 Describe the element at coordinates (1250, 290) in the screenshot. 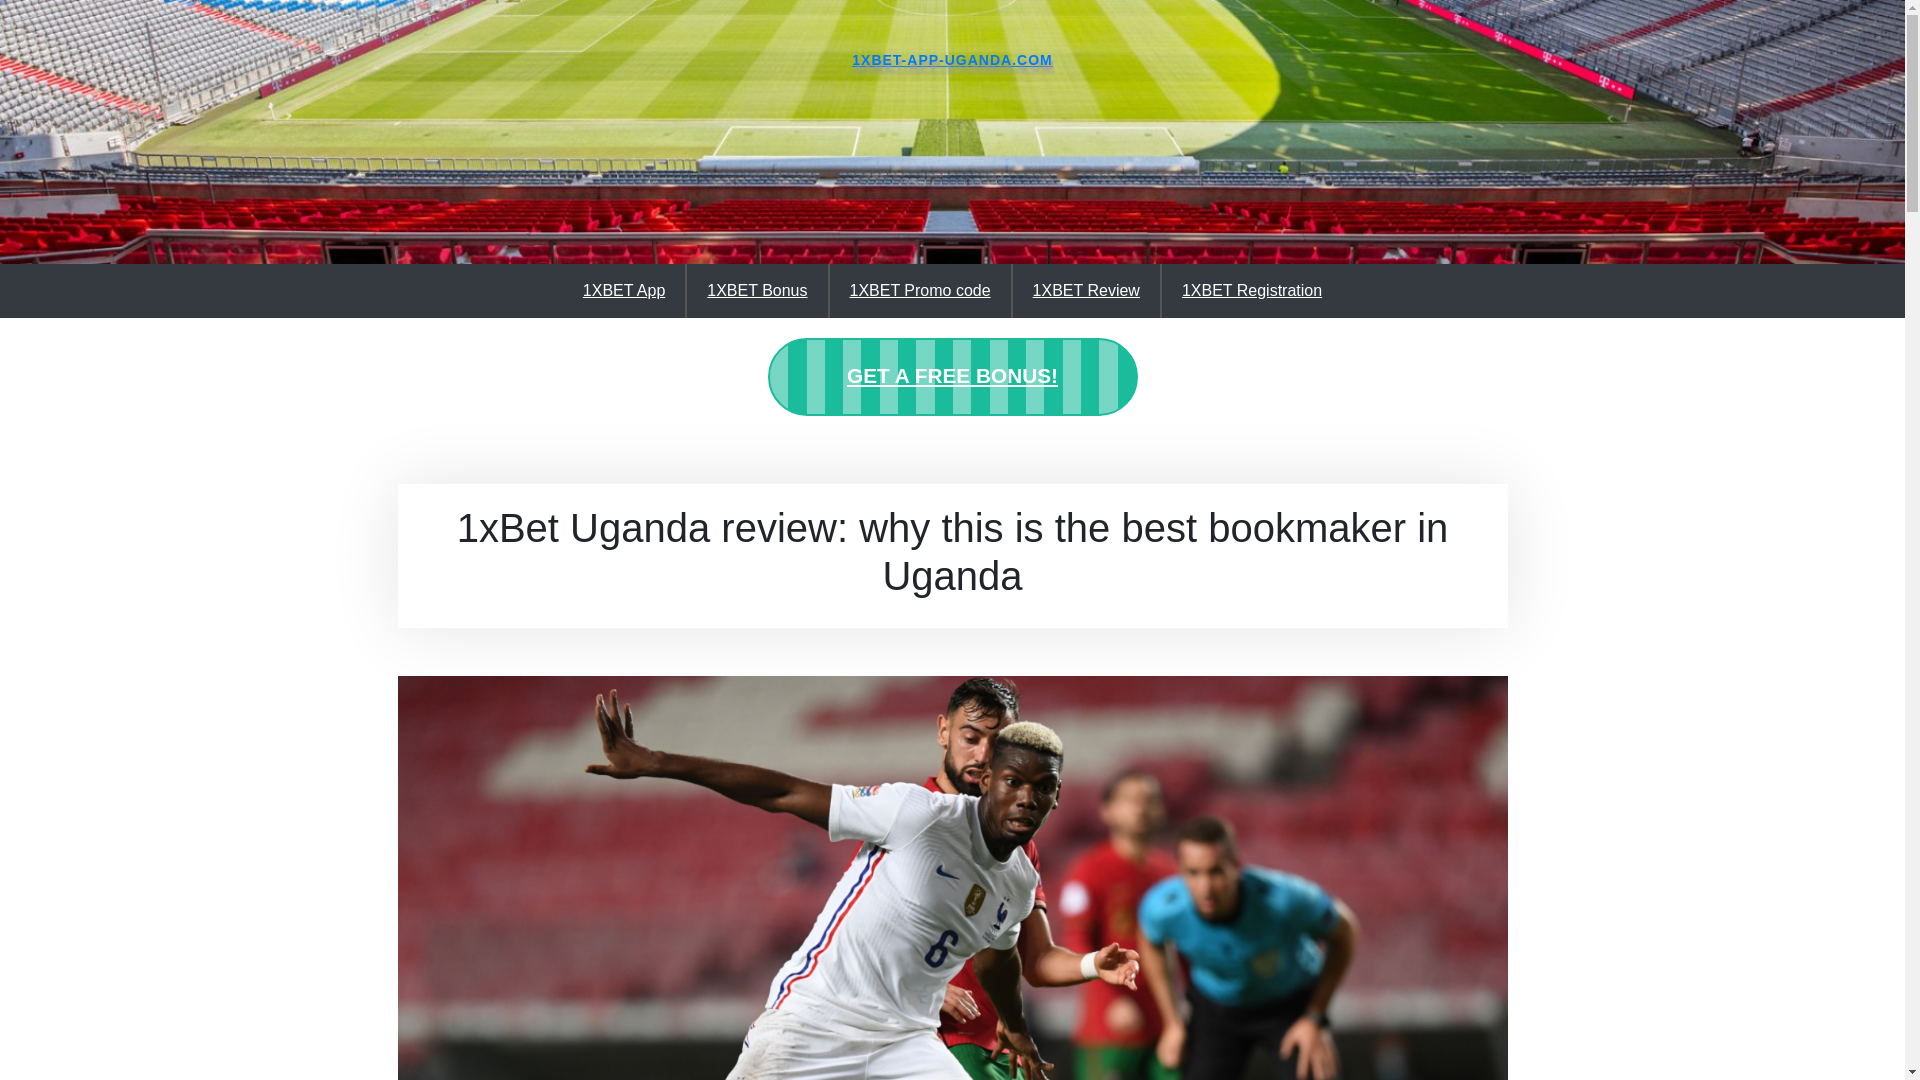

I see `'1XBET Registration'` at that location.